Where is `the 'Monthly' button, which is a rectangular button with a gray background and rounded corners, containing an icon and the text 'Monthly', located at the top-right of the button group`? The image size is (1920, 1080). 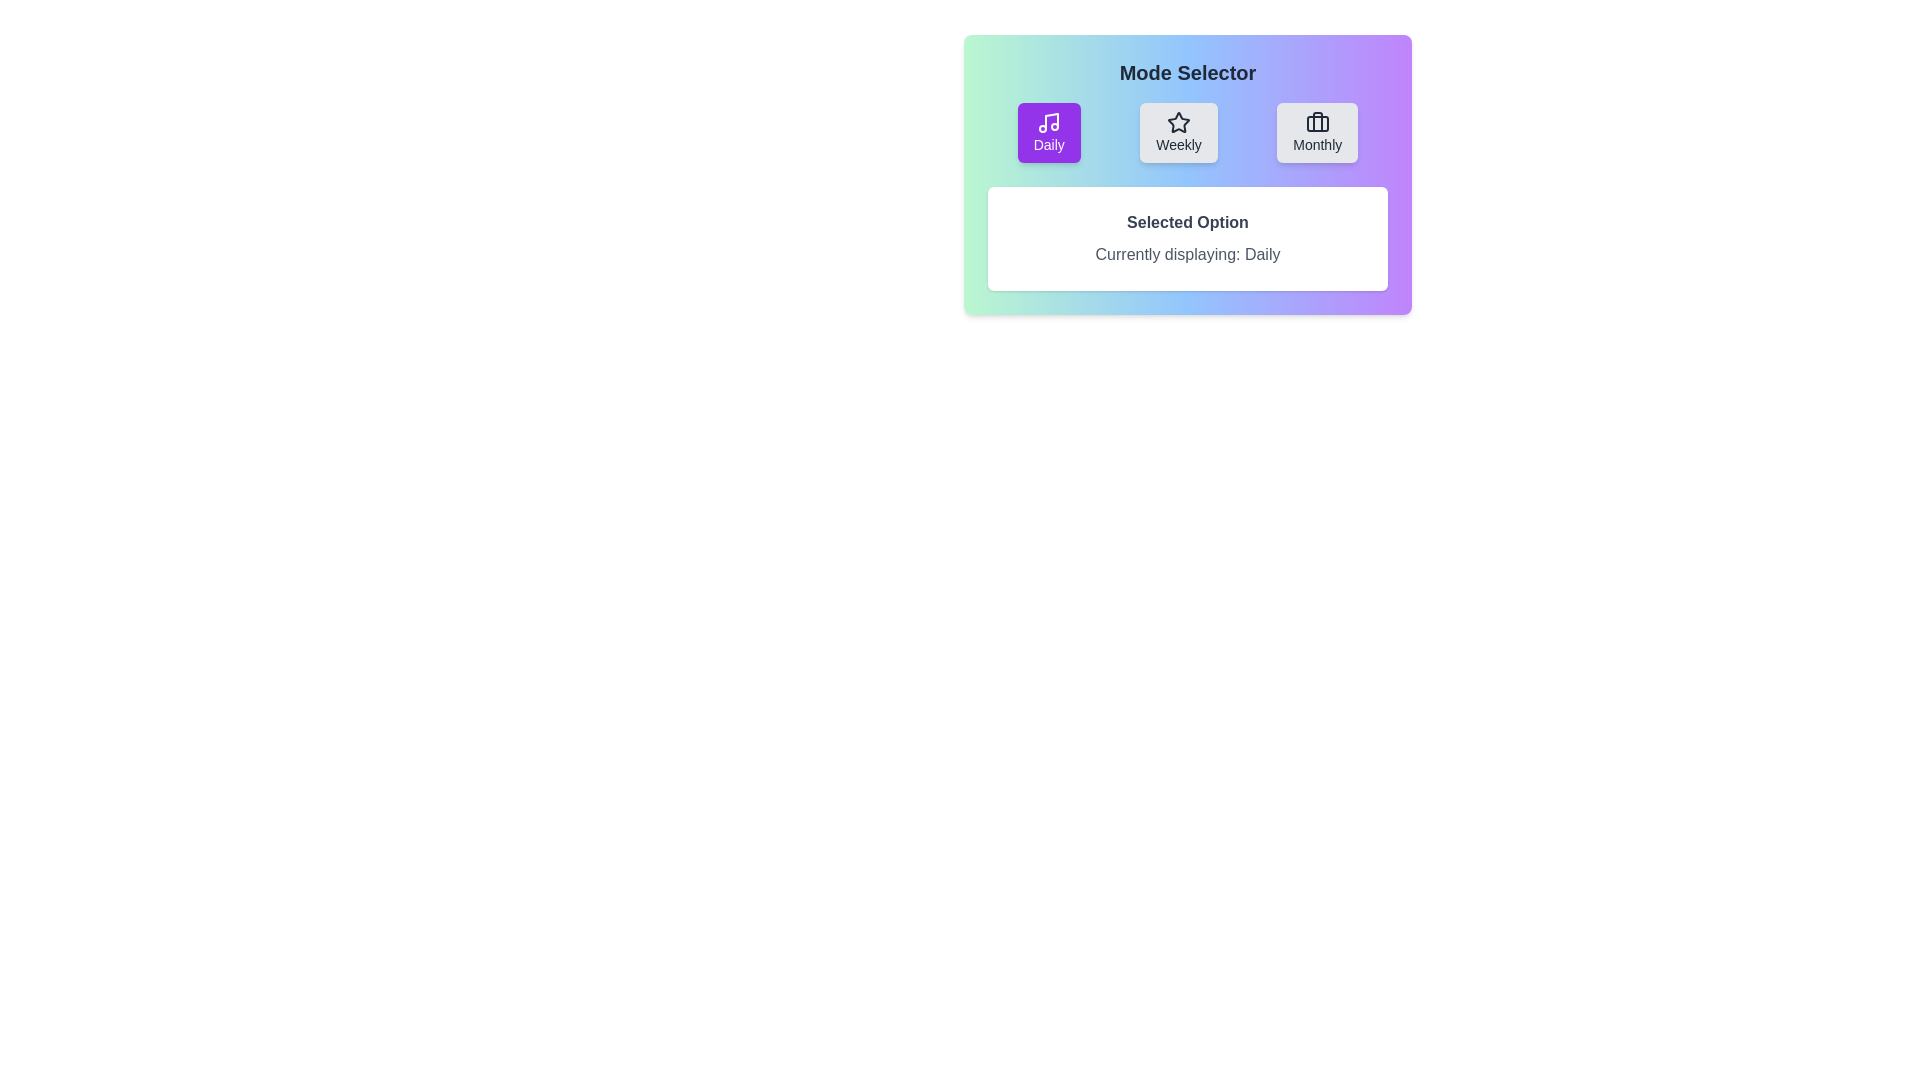
the 'Monthly' button, which is a rectangular button with a gray background and rounded corners, containing an icon and the text 'Monthly', located at the top-right of the button group is located at coordinates (1317, 132).